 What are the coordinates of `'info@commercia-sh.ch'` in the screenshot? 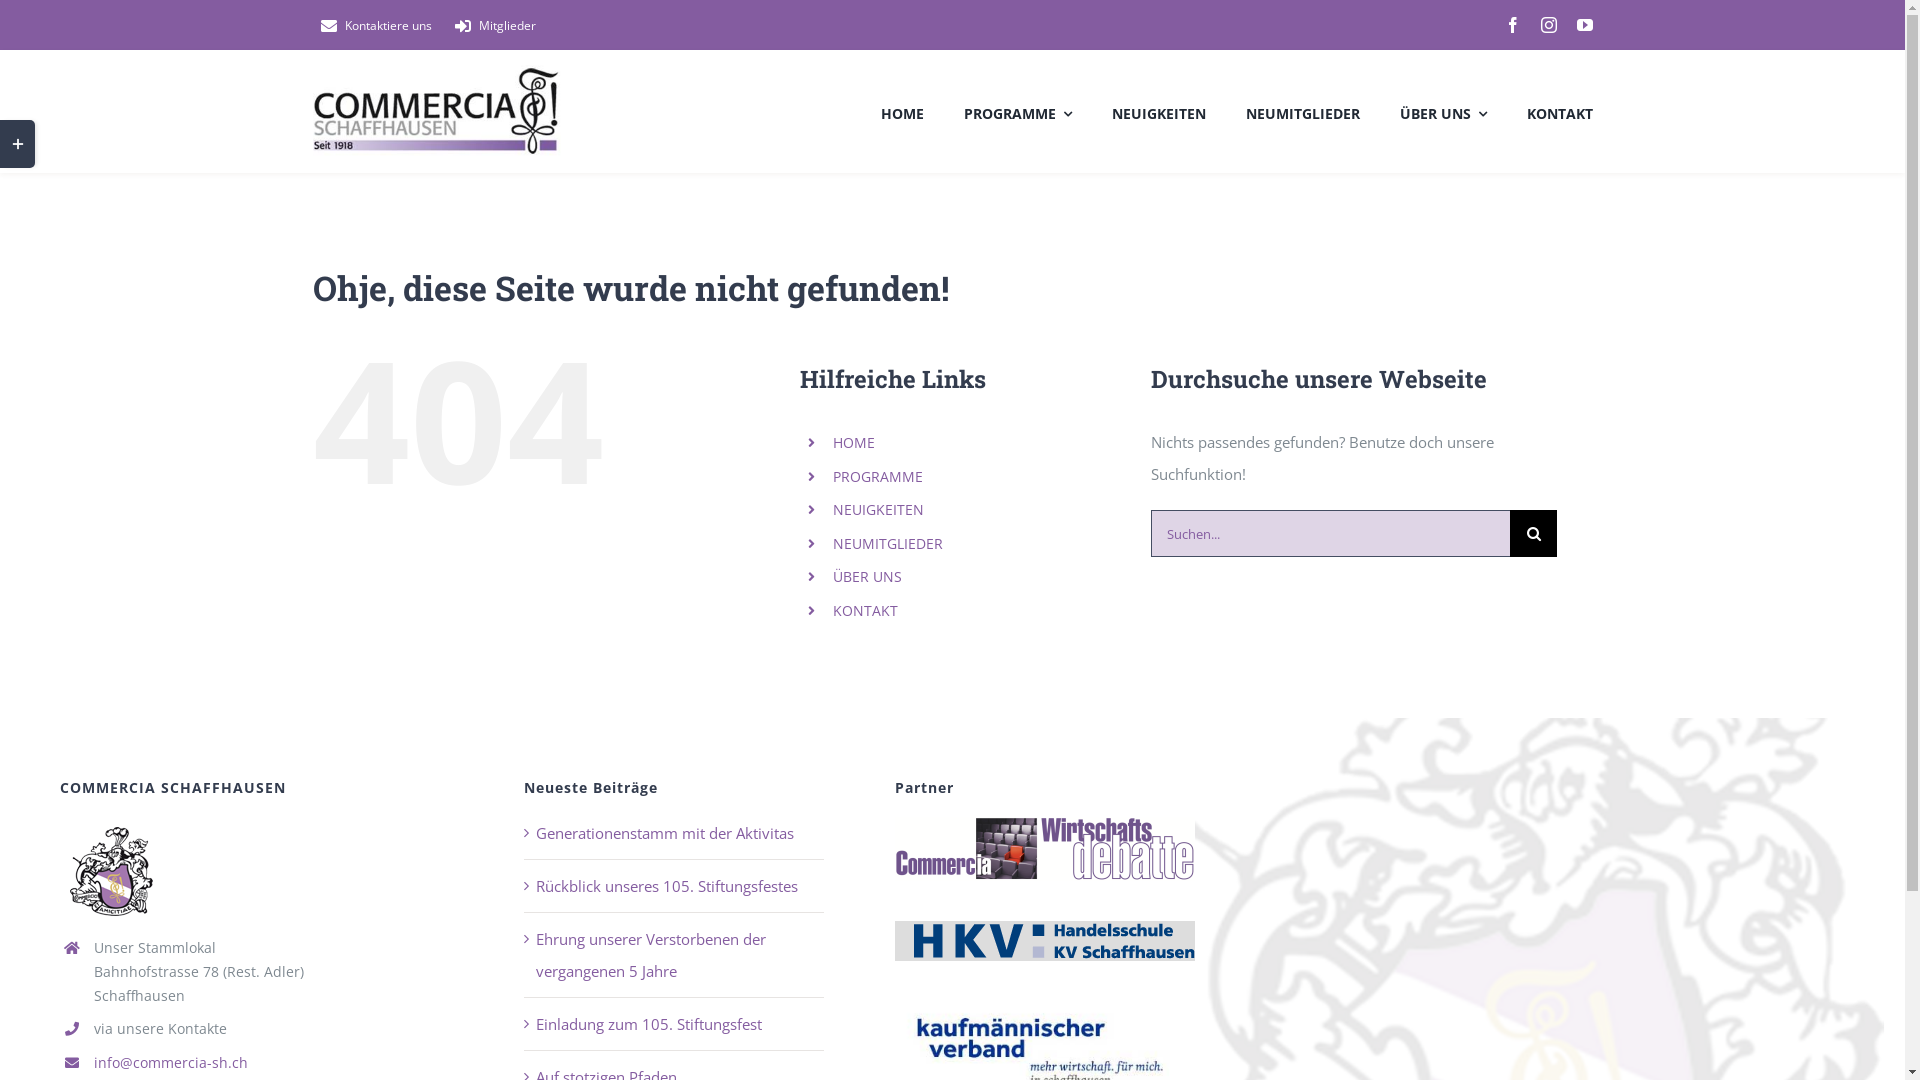 It's located at (171, 1061).